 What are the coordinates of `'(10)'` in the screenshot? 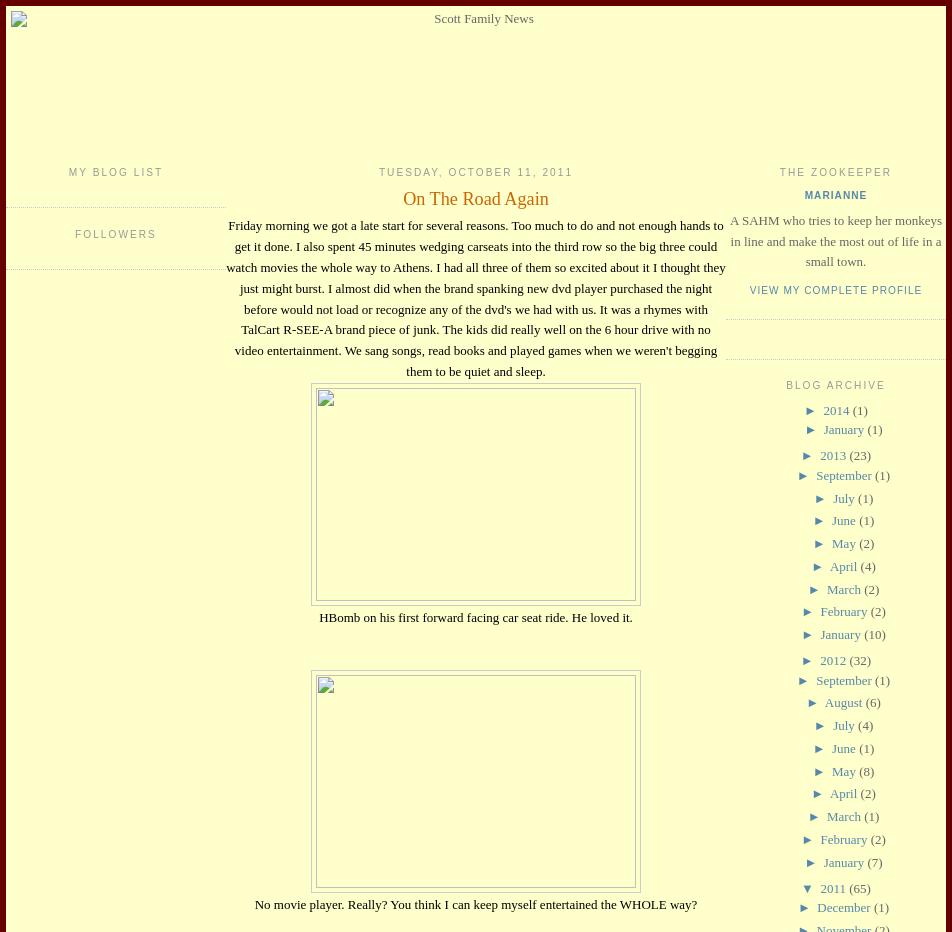 It's located at (874, 633).